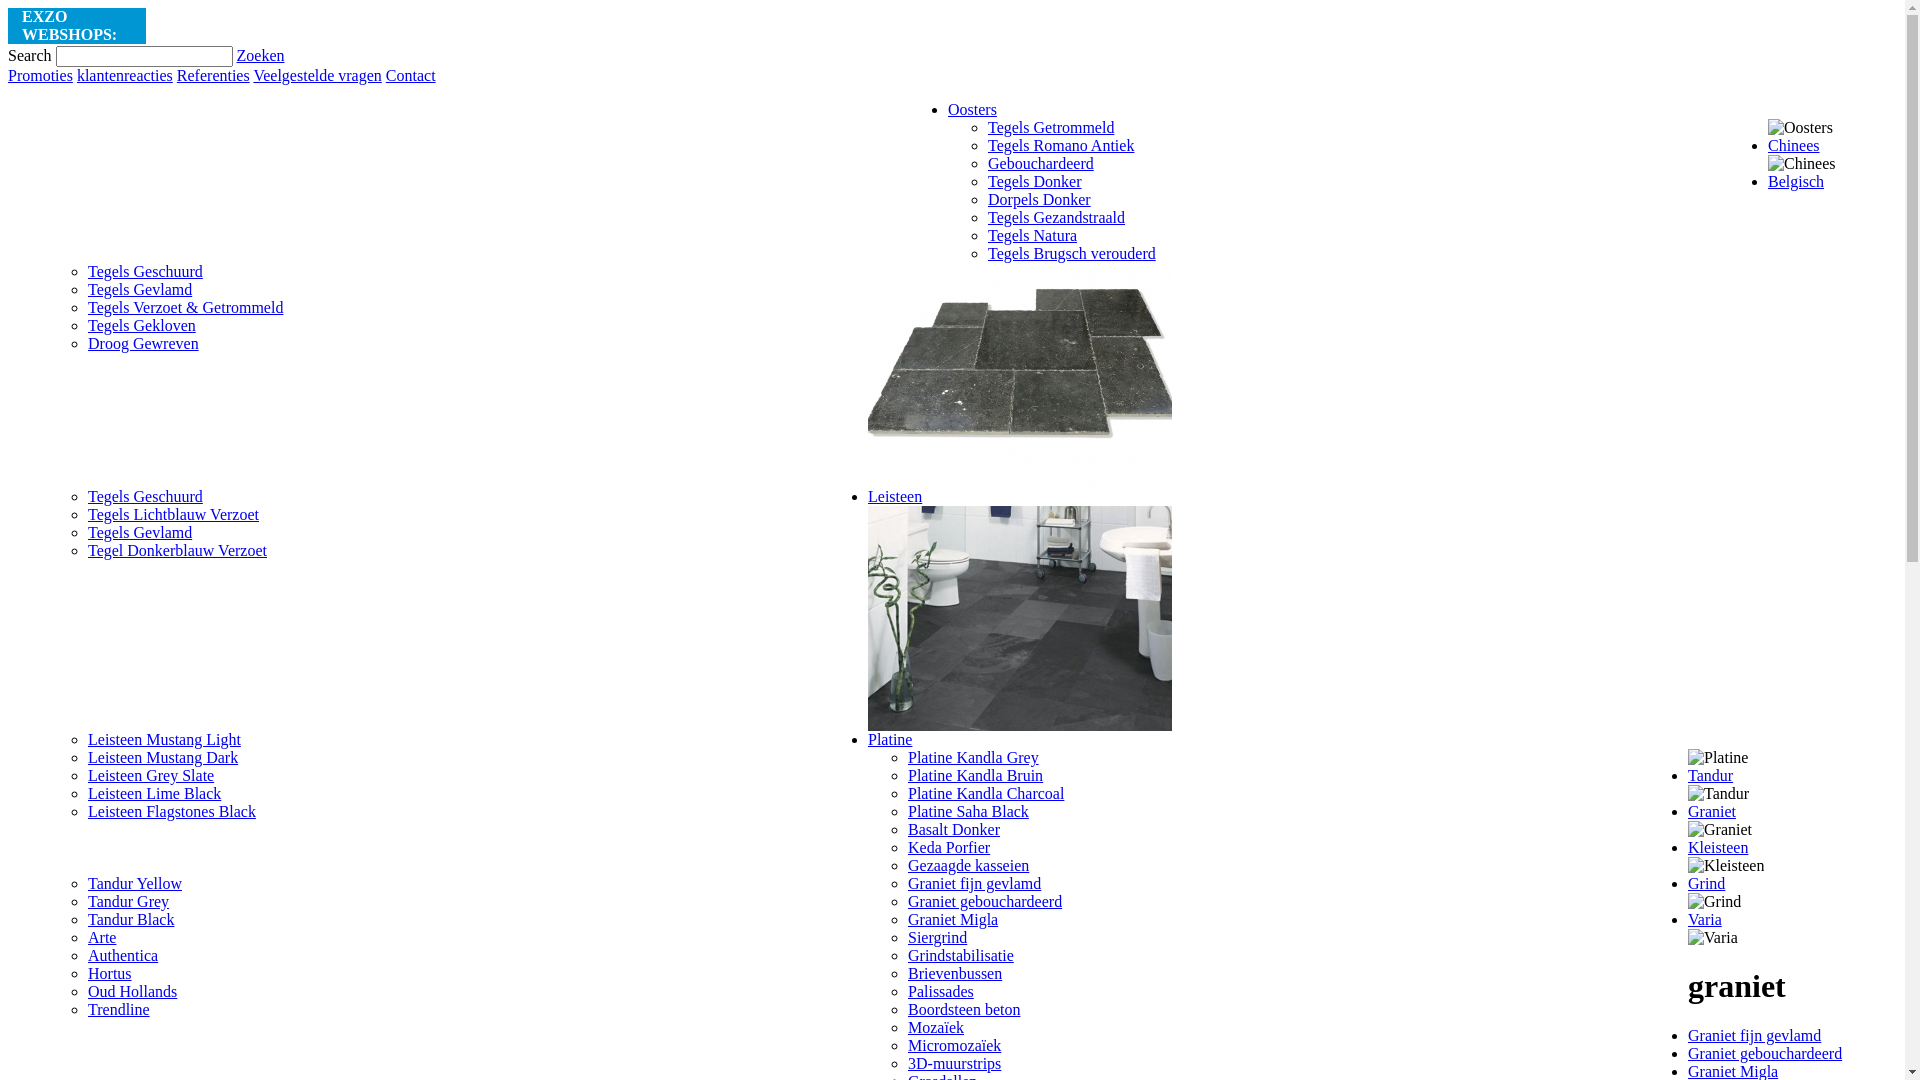 The image size is (1920, 1080). I want to click on 'Tegels Romano Antiek', so click(1059, 144).